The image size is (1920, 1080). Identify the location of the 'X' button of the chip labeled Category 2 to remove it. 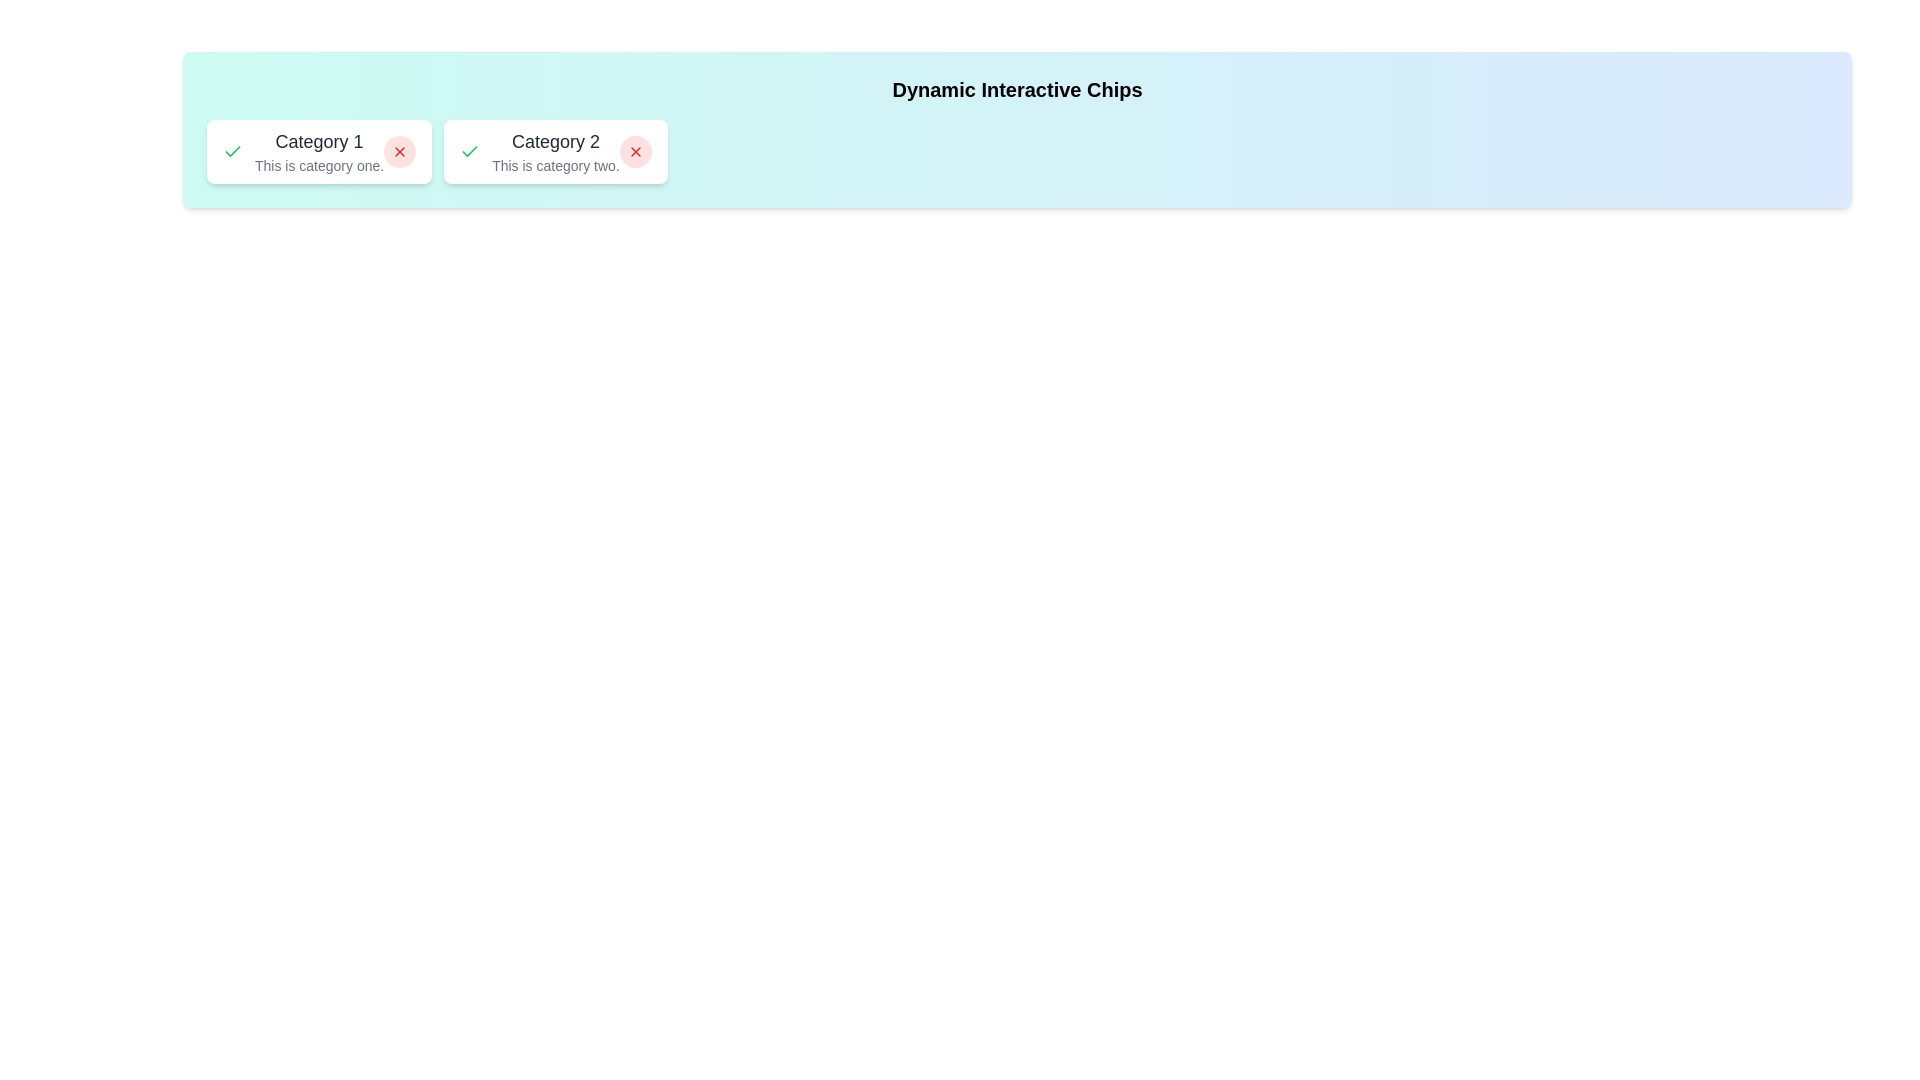
(634, 150).